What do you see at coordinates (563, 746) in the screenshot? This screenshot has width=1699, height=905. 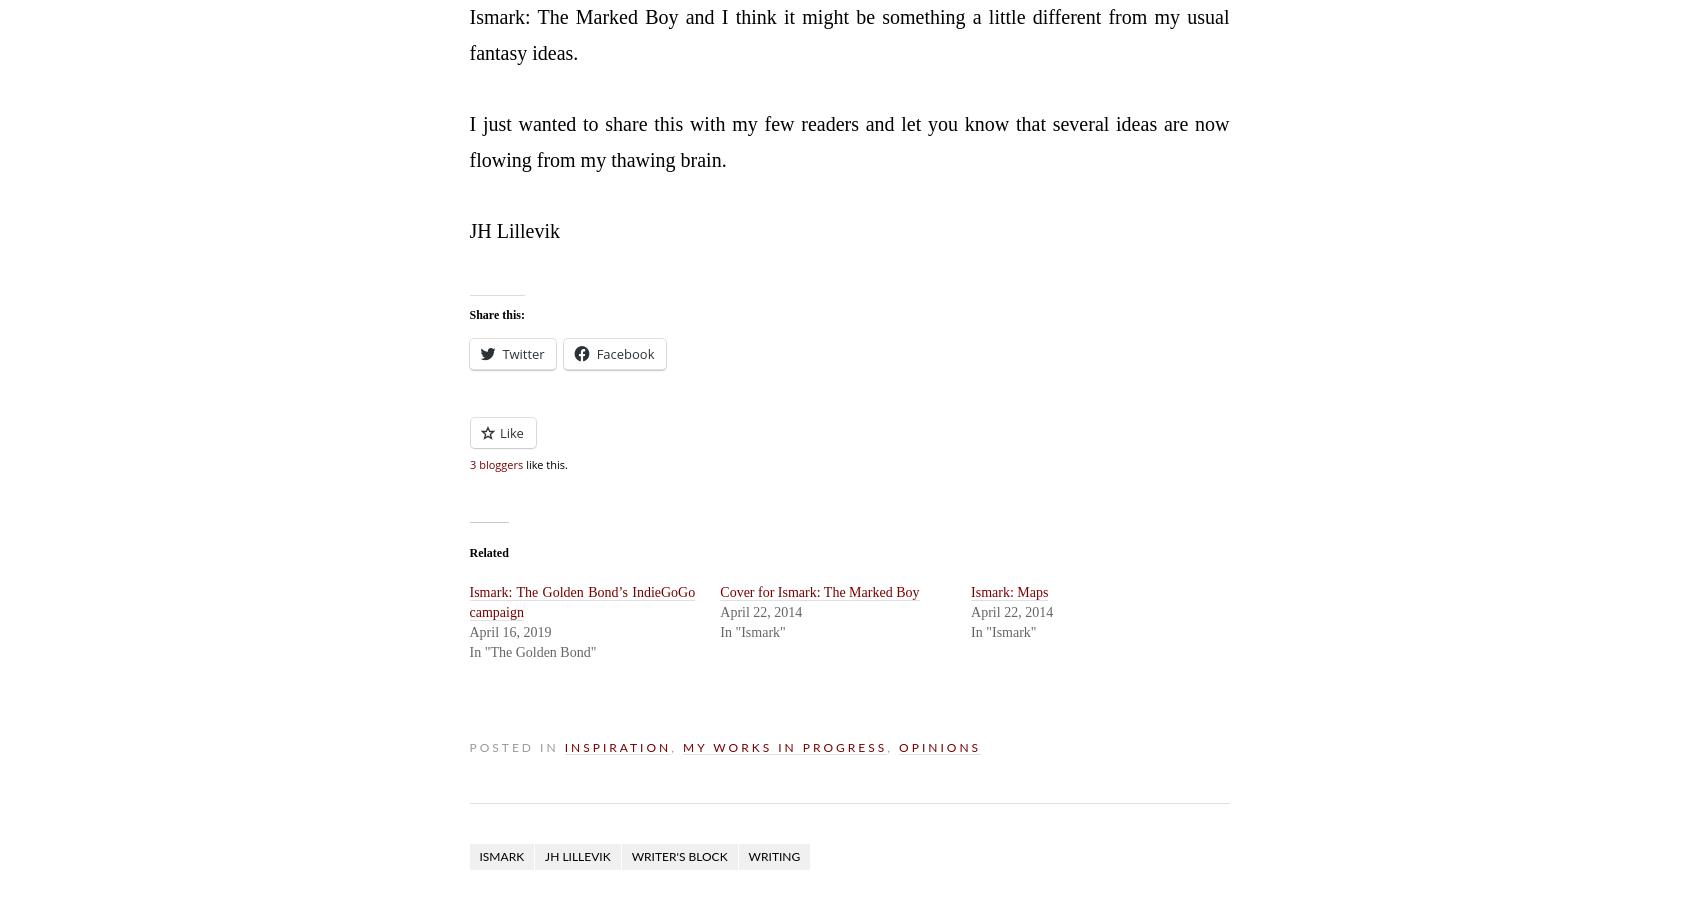 I see `'Inspiration'` at bounding box center [563, 746].